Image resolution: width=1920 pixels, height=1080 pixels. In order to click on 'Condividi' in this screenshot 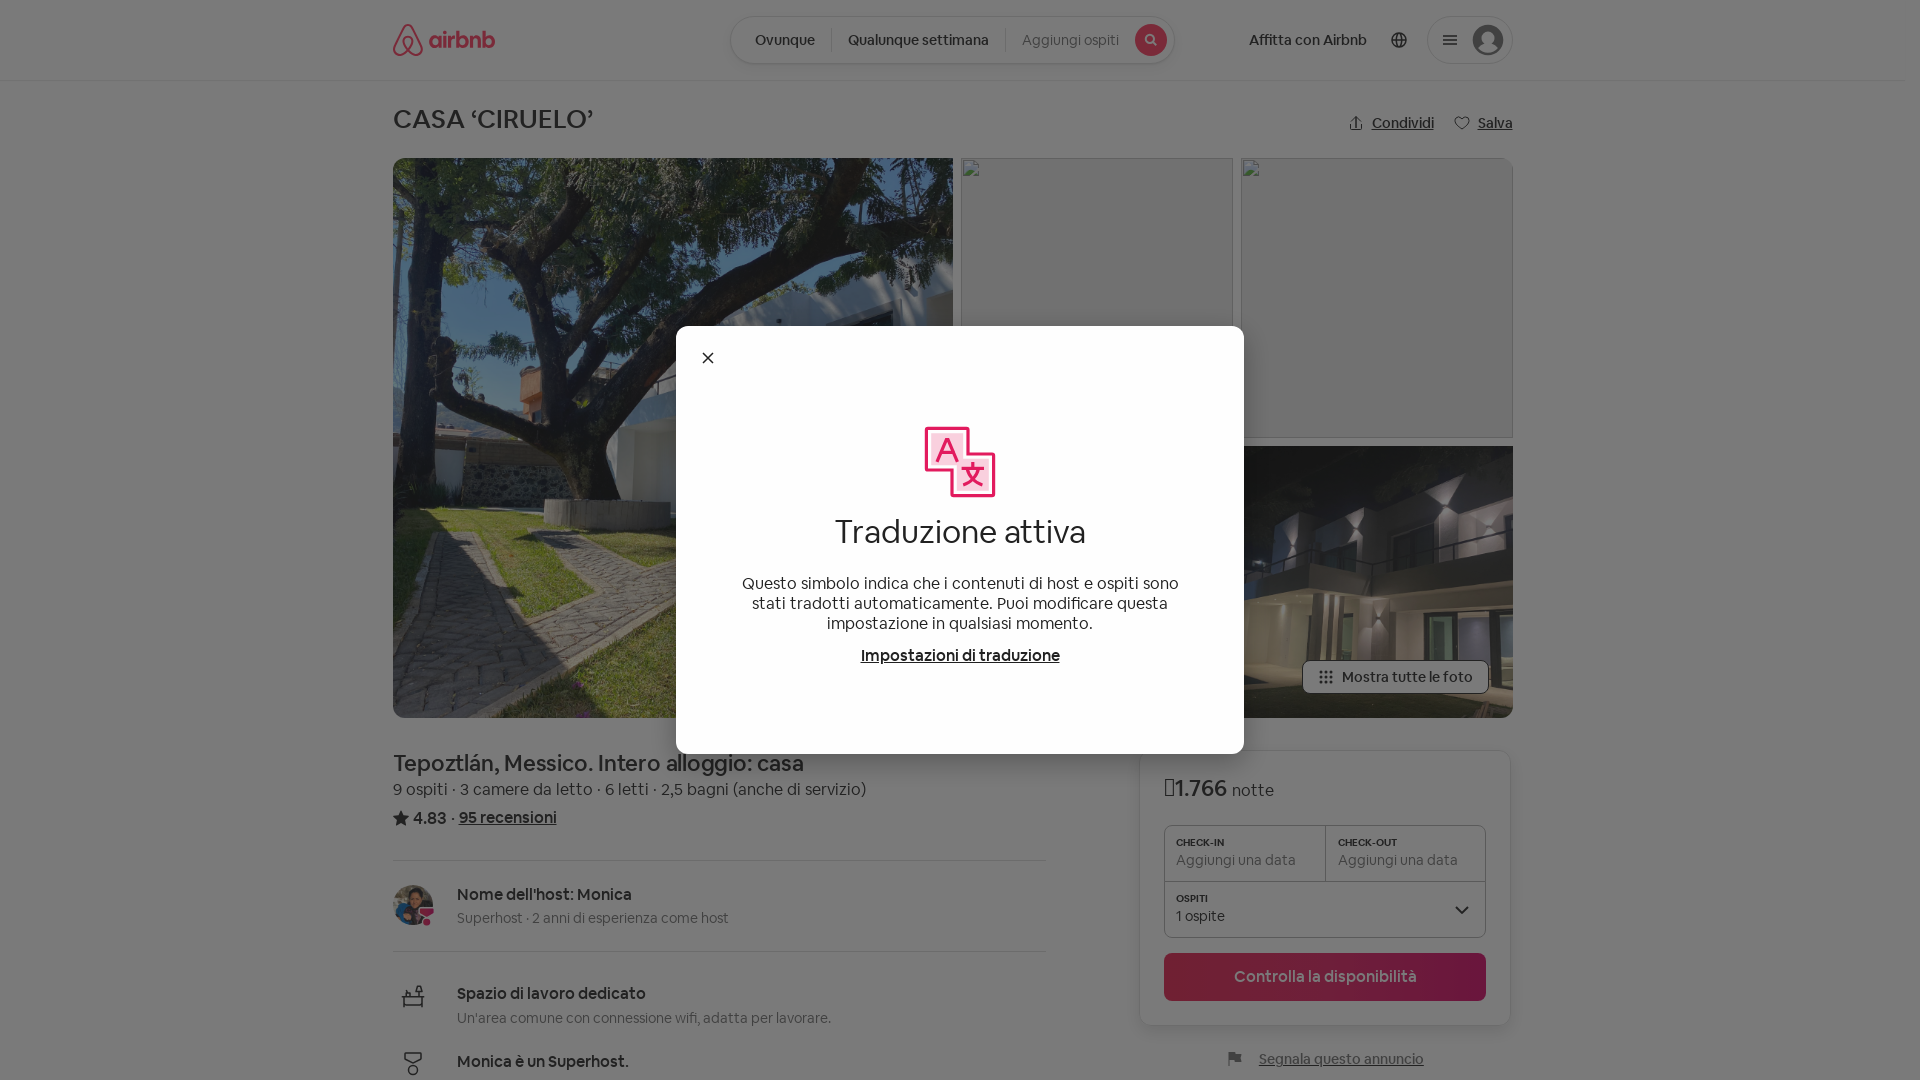, I will do `click(1390, 123)`.